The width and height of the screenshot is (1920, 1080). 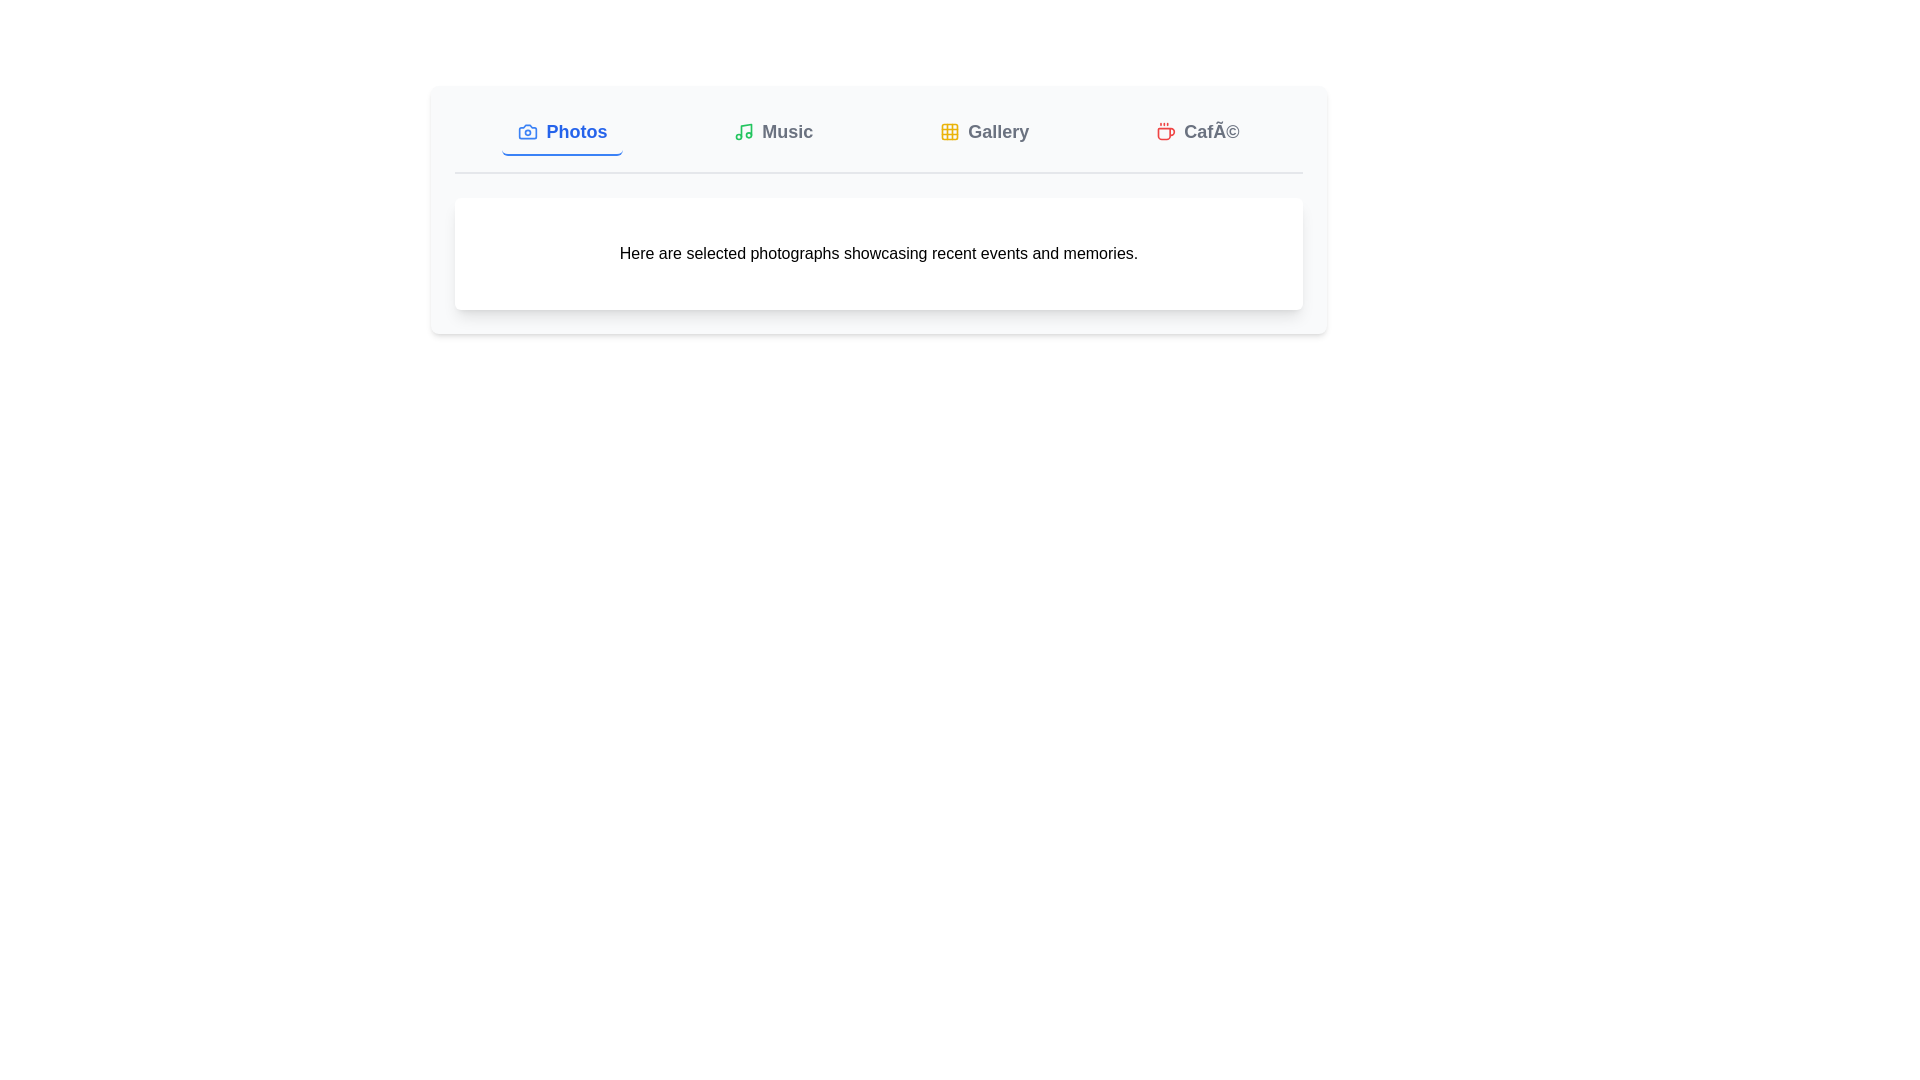 I want to click on the 'Photos' tab label in the navigation menu, which indicates the section related to photos, so click(x=575, y=131).